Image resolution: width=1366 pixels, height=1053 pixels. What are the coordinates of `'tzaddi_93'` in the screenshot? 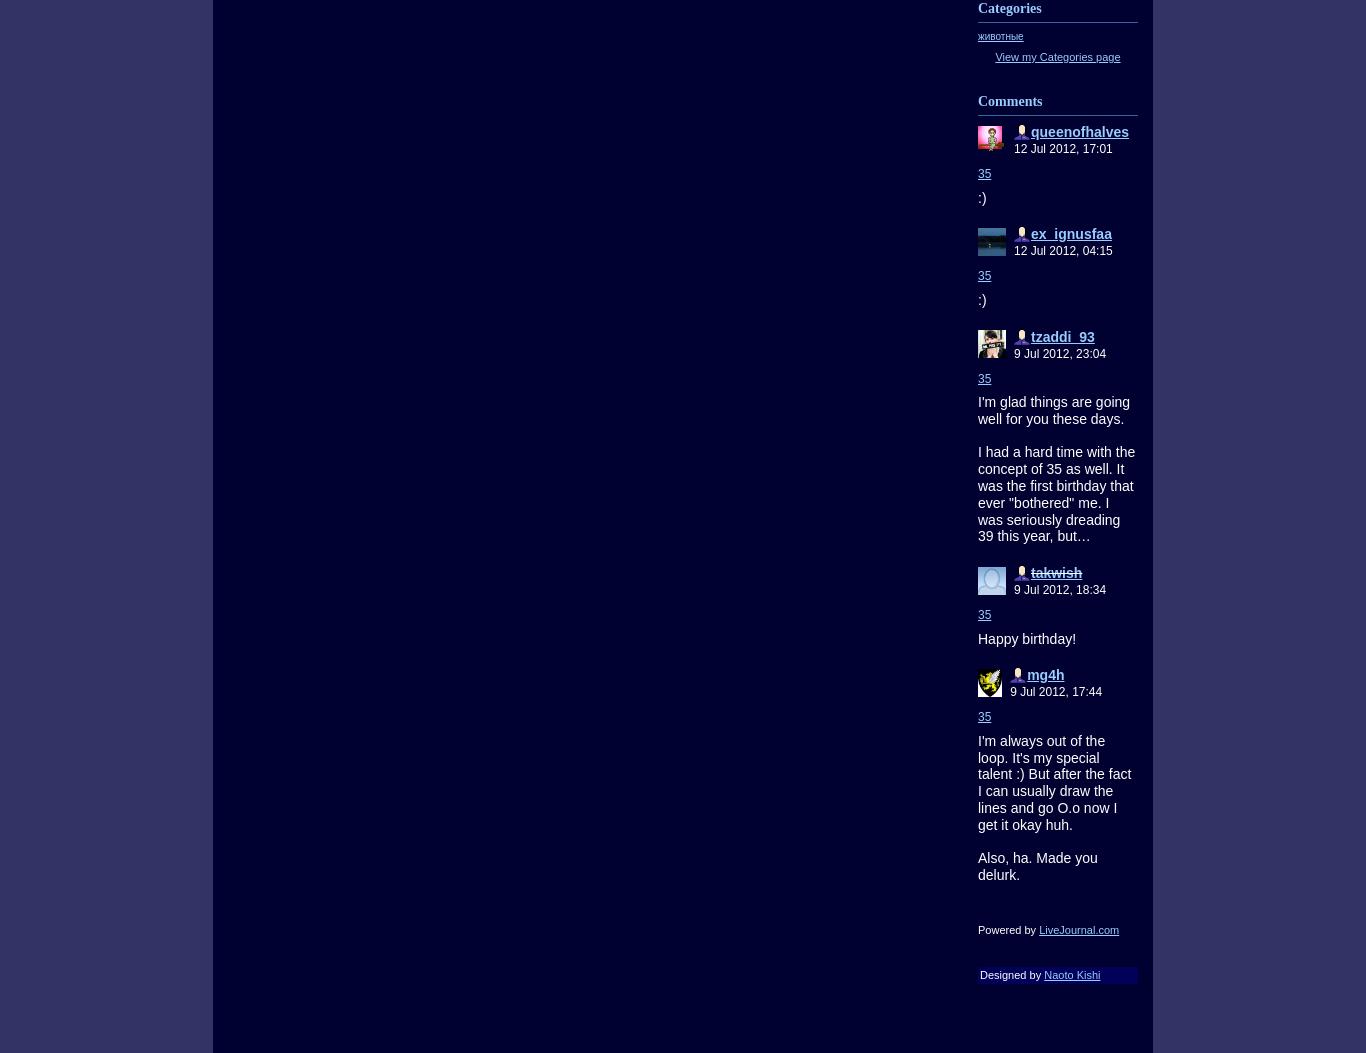 It's located at (1061, 335).